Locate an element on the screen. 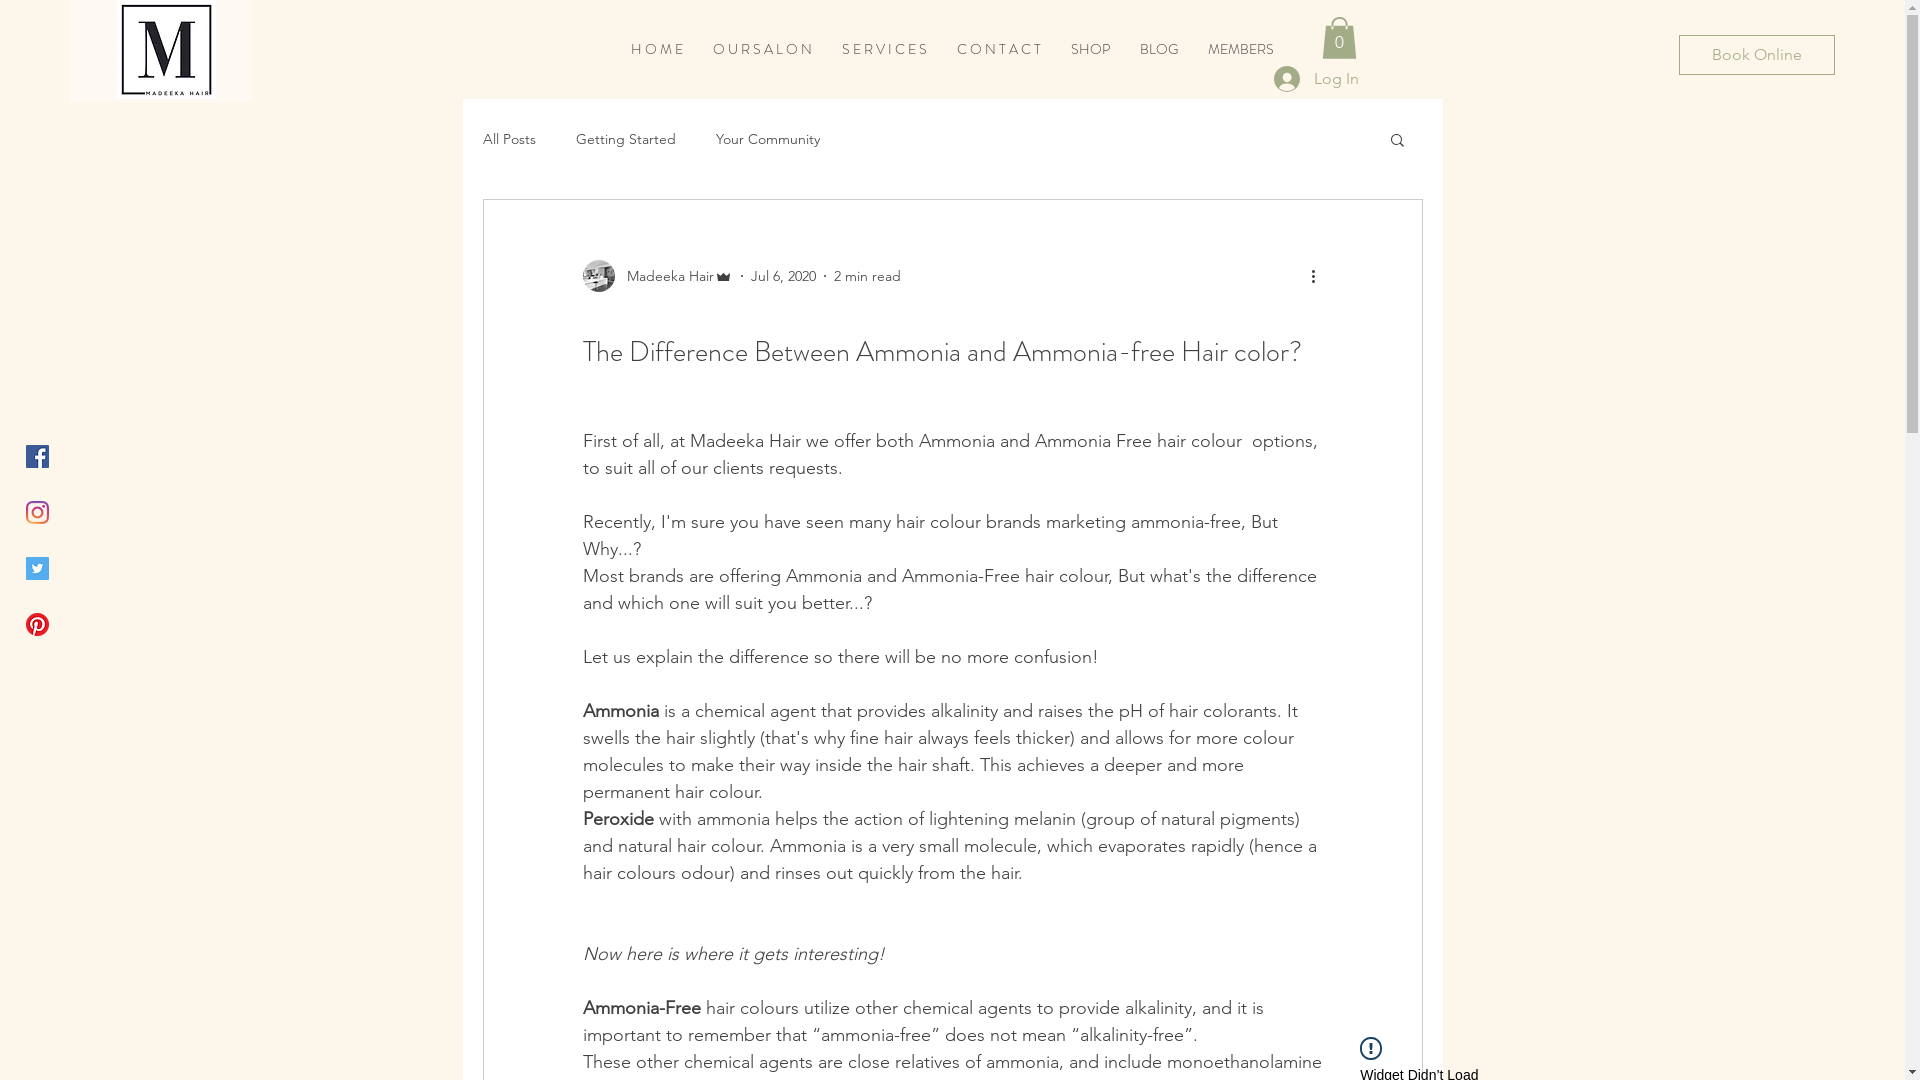 This screenshot has width=1920, height=1080. 'C O N T A C T' is located at coordinates (940, 48).